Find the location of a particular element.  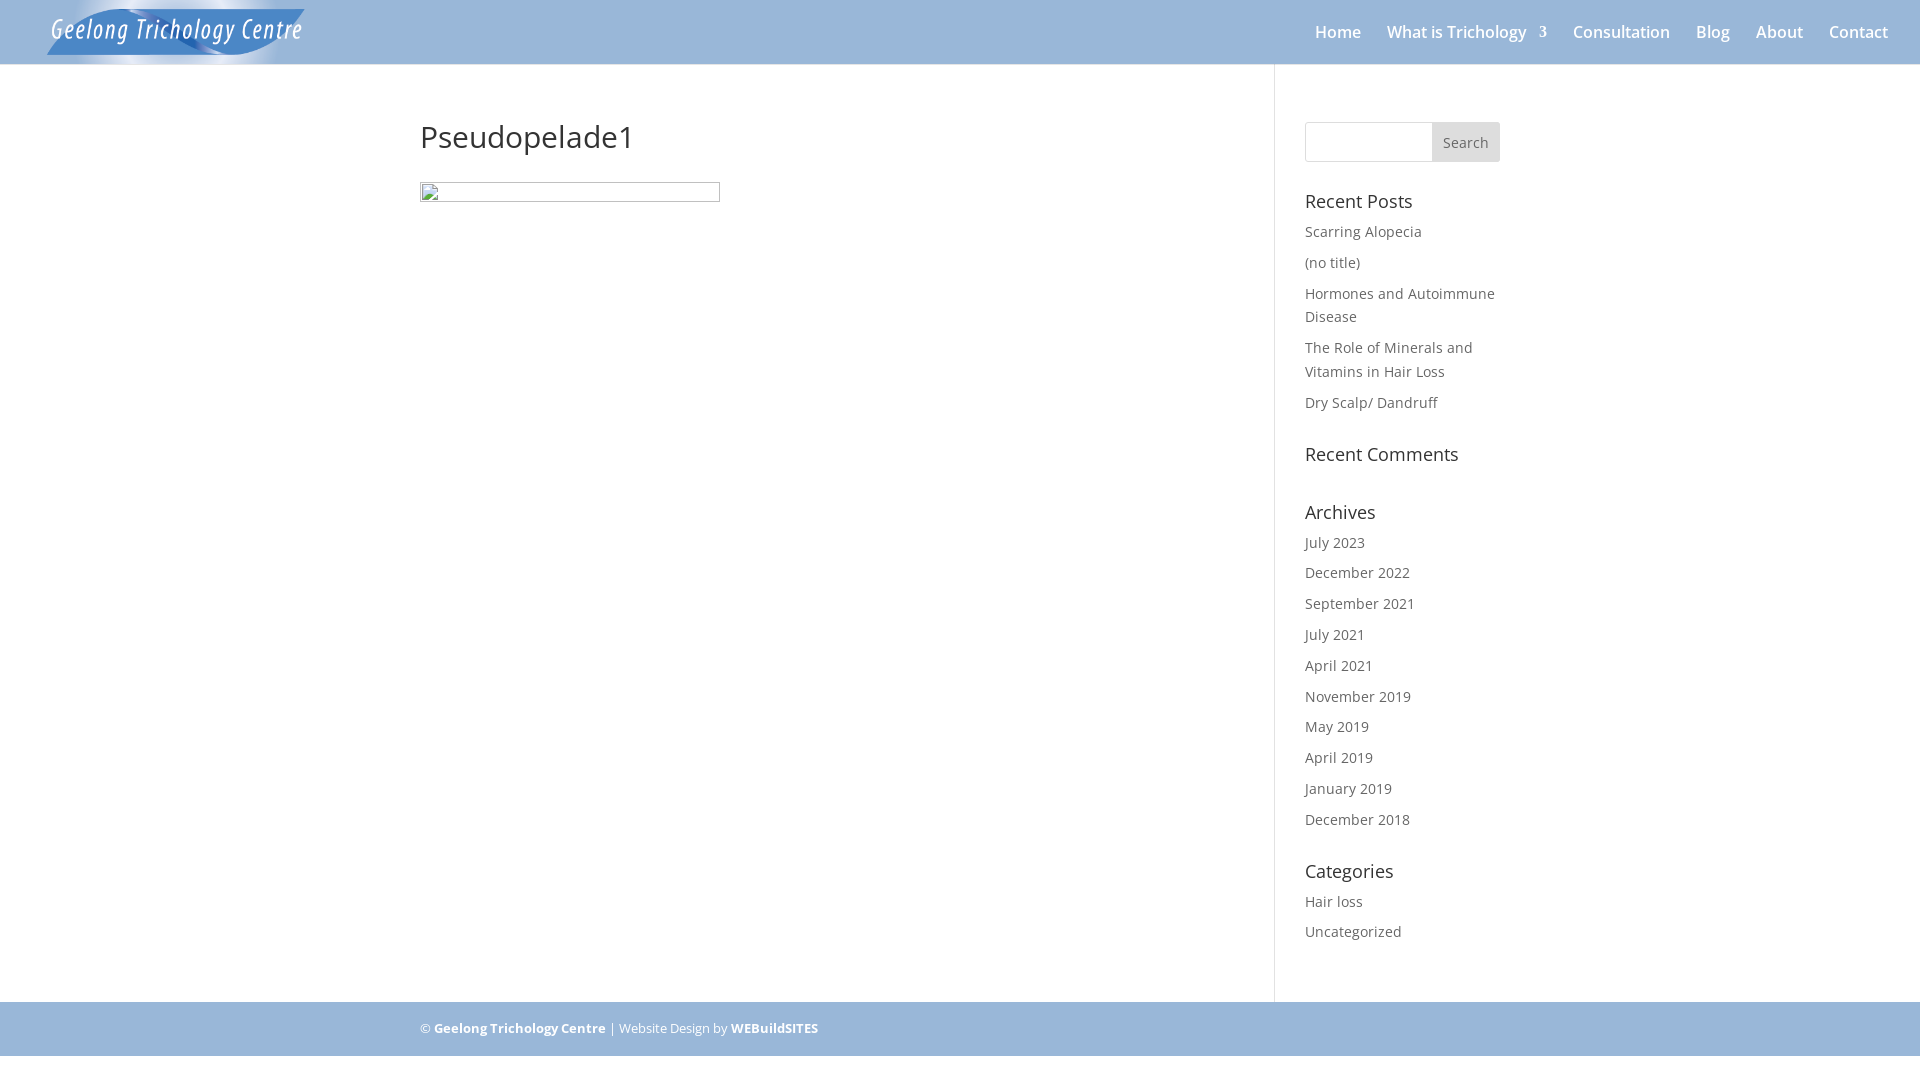

'April 2019' is located at coordinates (1339, 757).